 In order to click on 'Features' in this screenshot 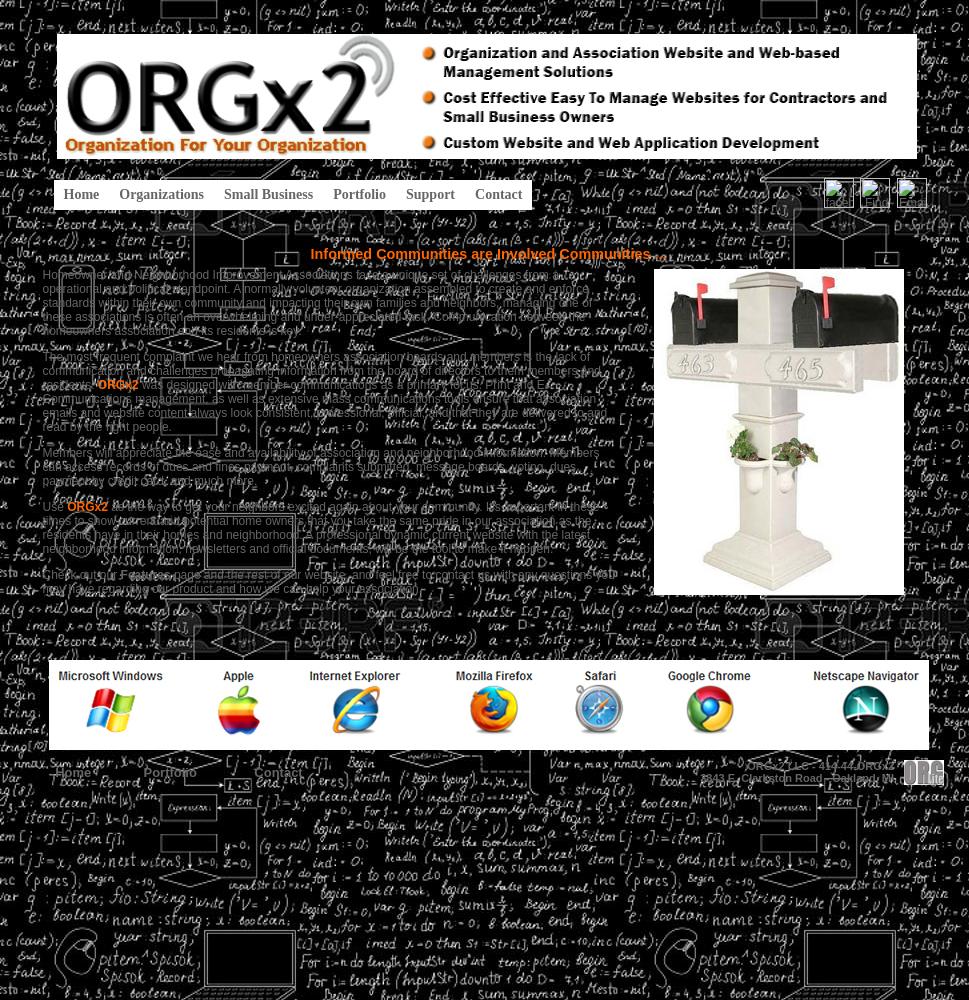, I will do `click(143, 574)`.